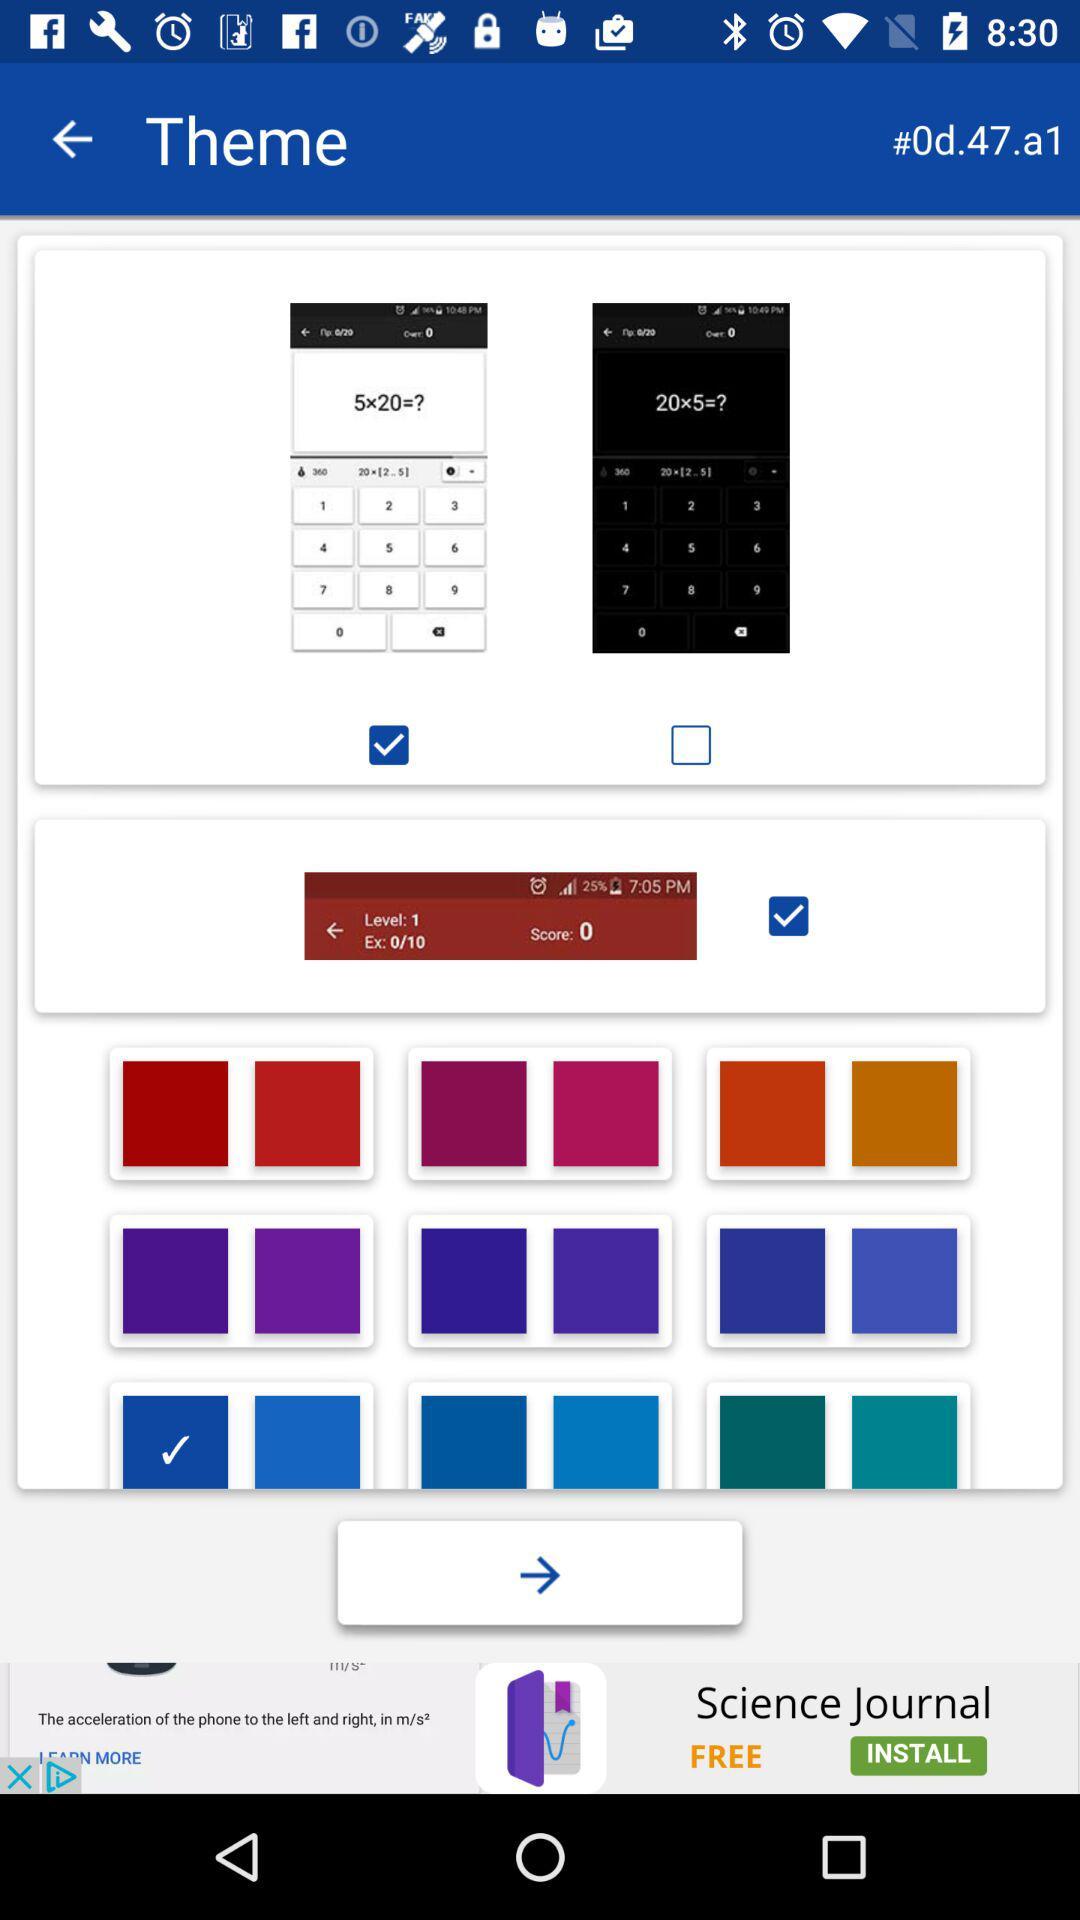  What do you see at coordinates (690, 744) in the screenshot?
I see `sad` at bounding box center [690, 744].